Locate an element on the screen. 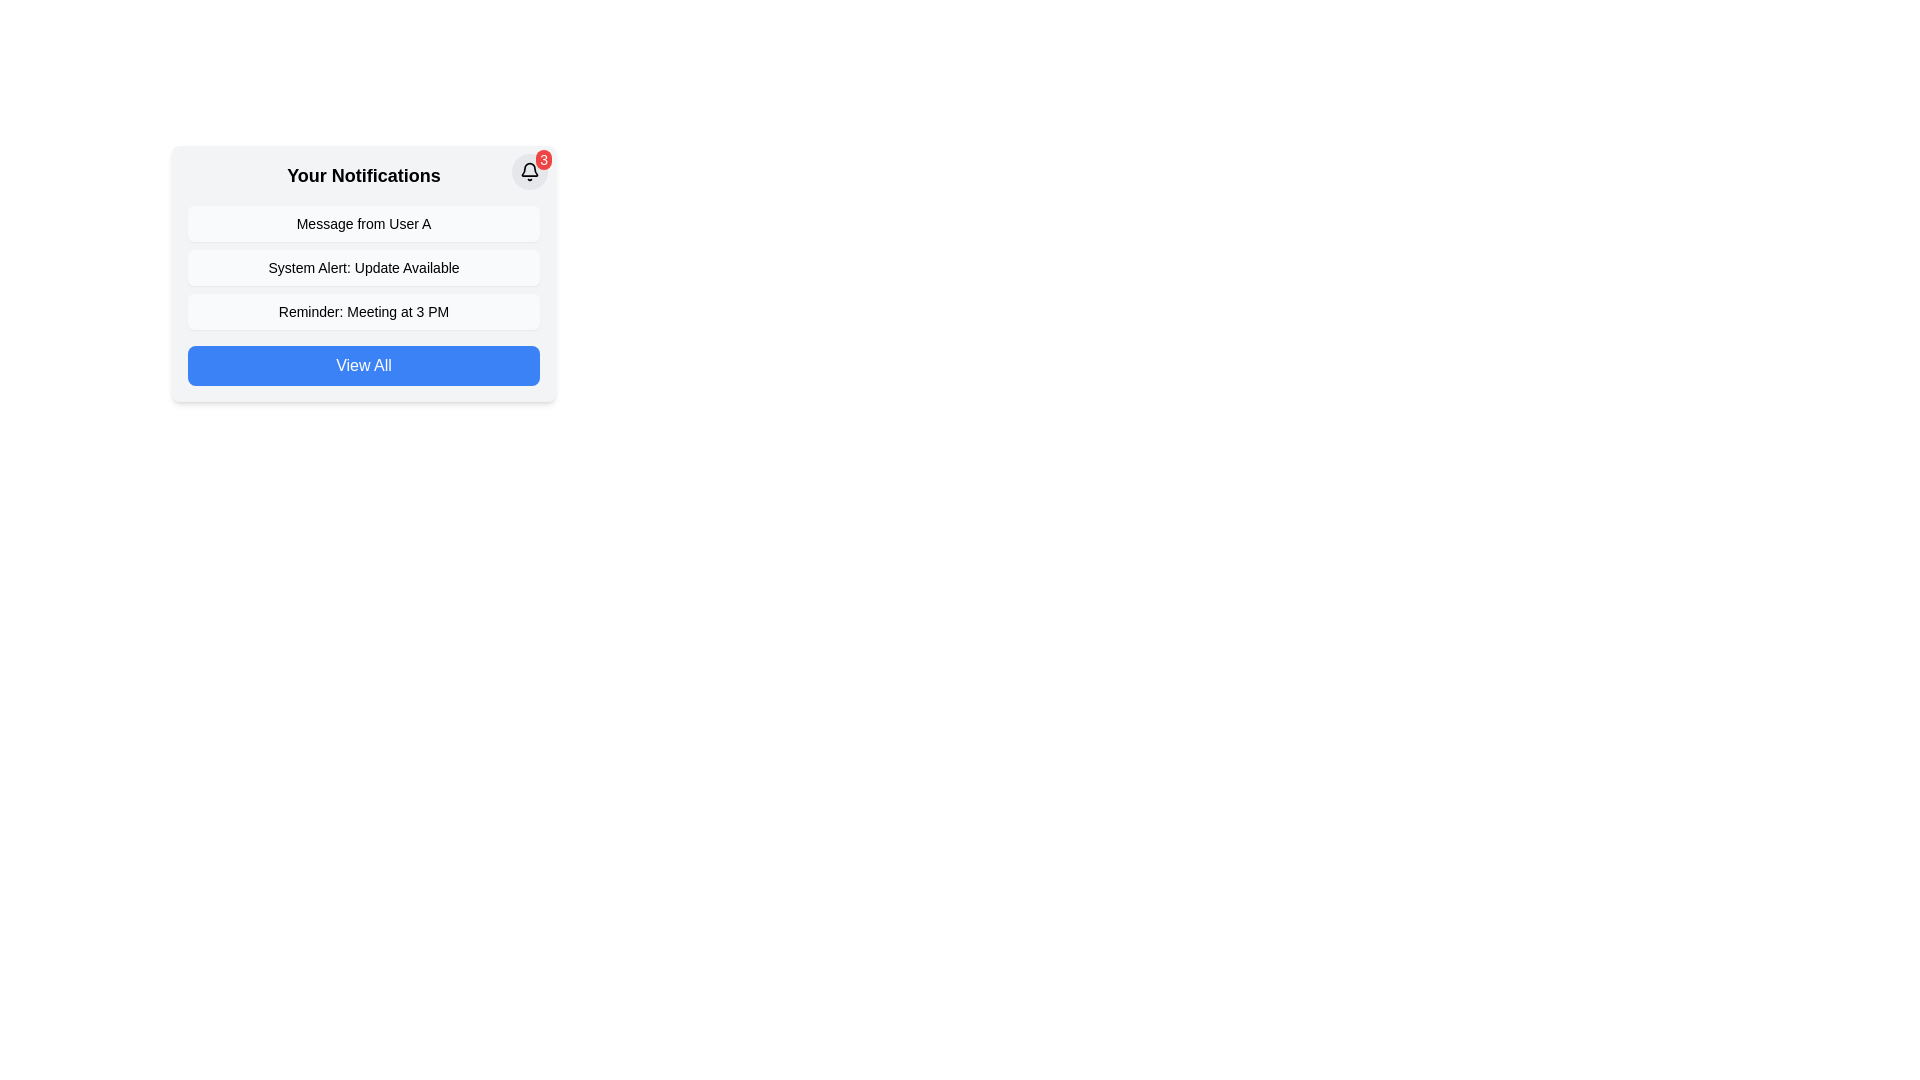  the first notification card in the notifications list, which summarizes a message from 'User A' is located at coordinates (364, 223).